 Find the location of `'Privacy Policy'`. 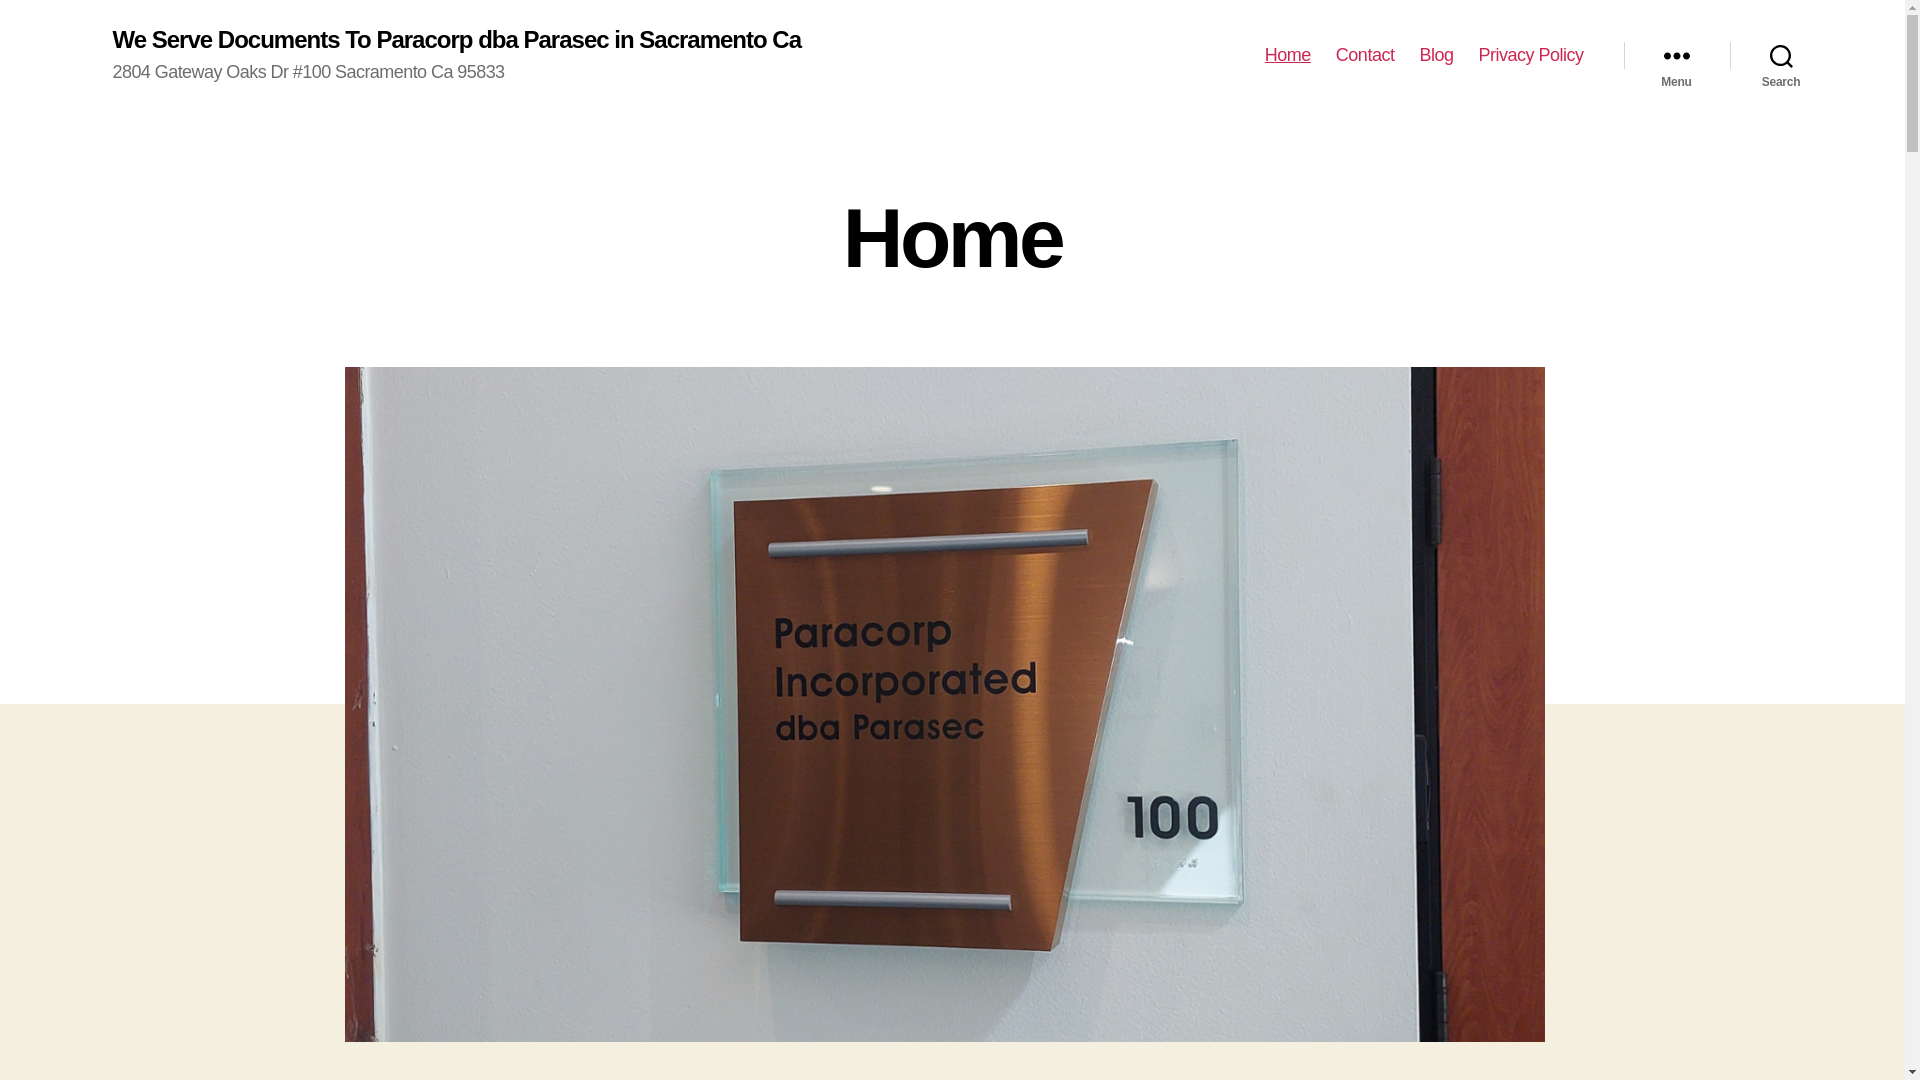

'Privacy Policy' is located at coordinates (1478, 55).